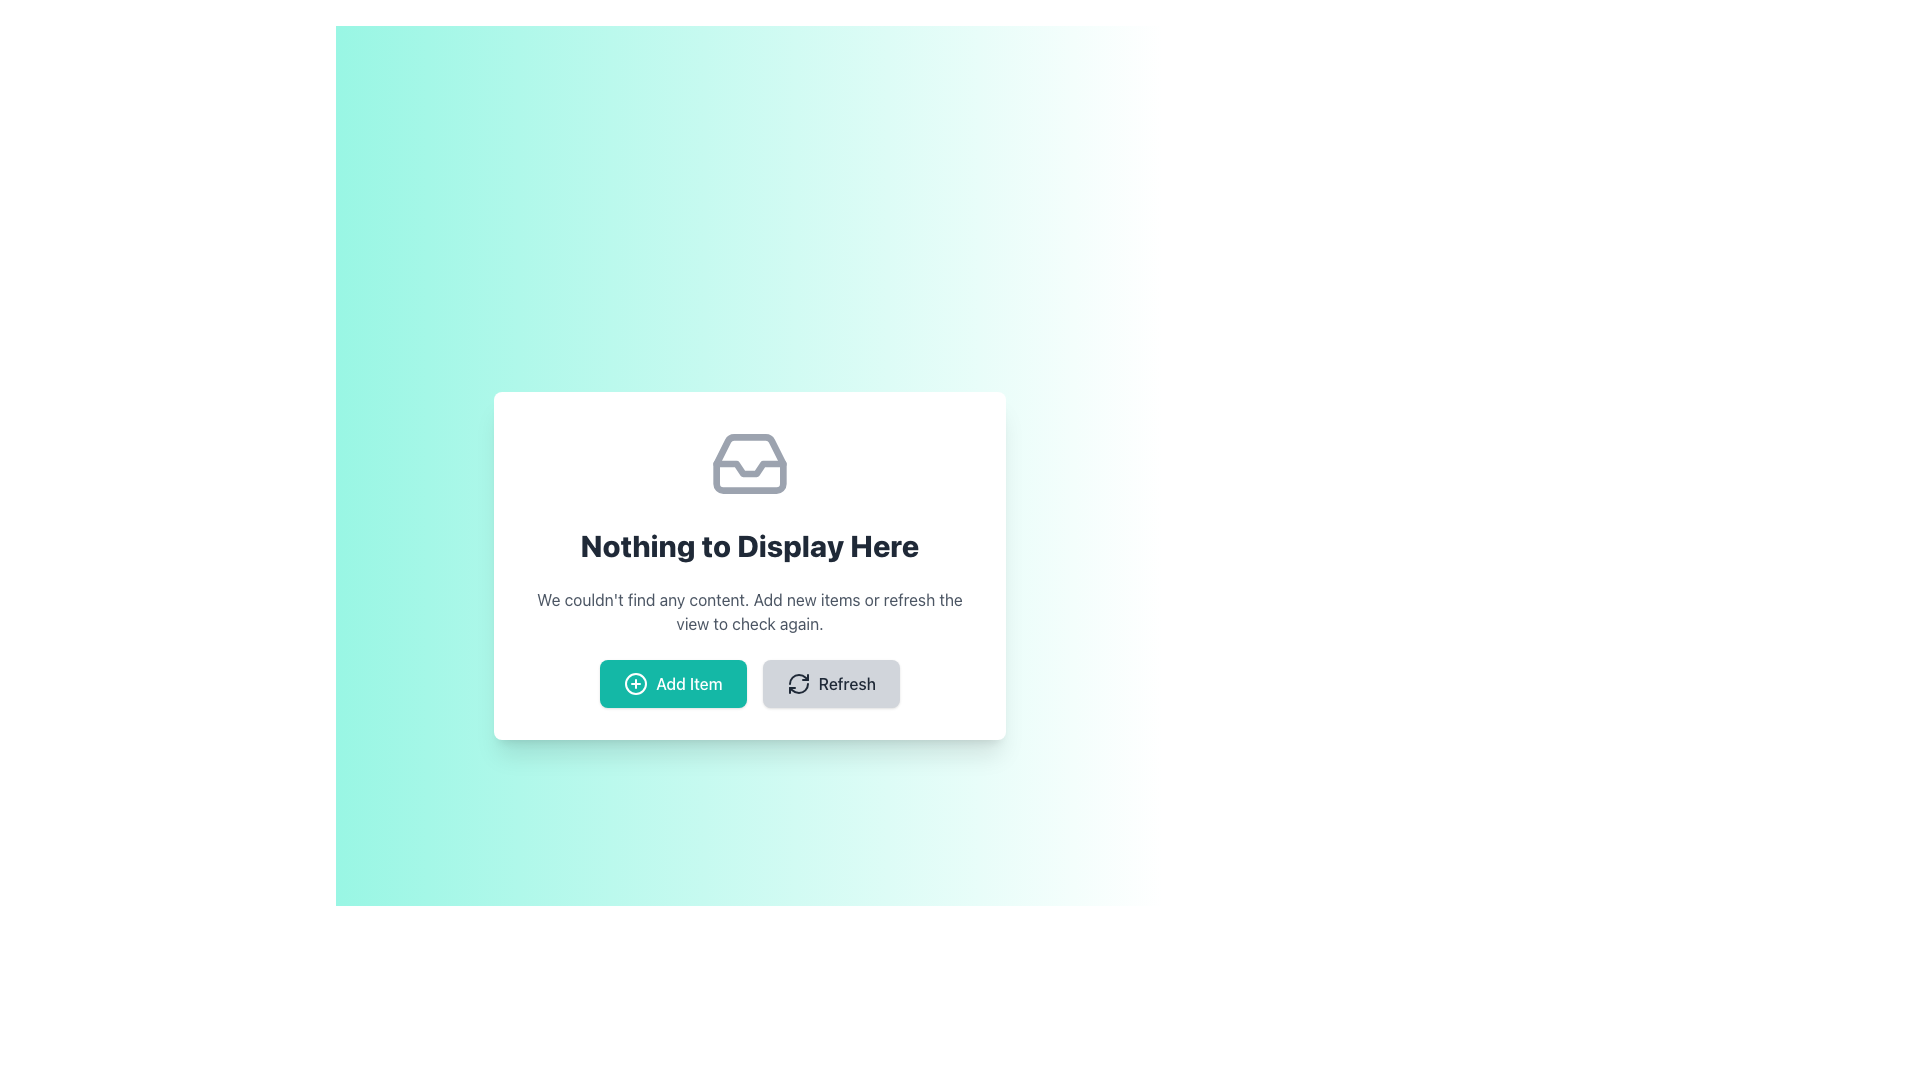 The image size is (1920, 1080). What do you see at coordinates (635, 682) in the screenshot?
I see `the decorative background element of the '+' icon for the 'Add Item' button` at bounding box center [635, 682].